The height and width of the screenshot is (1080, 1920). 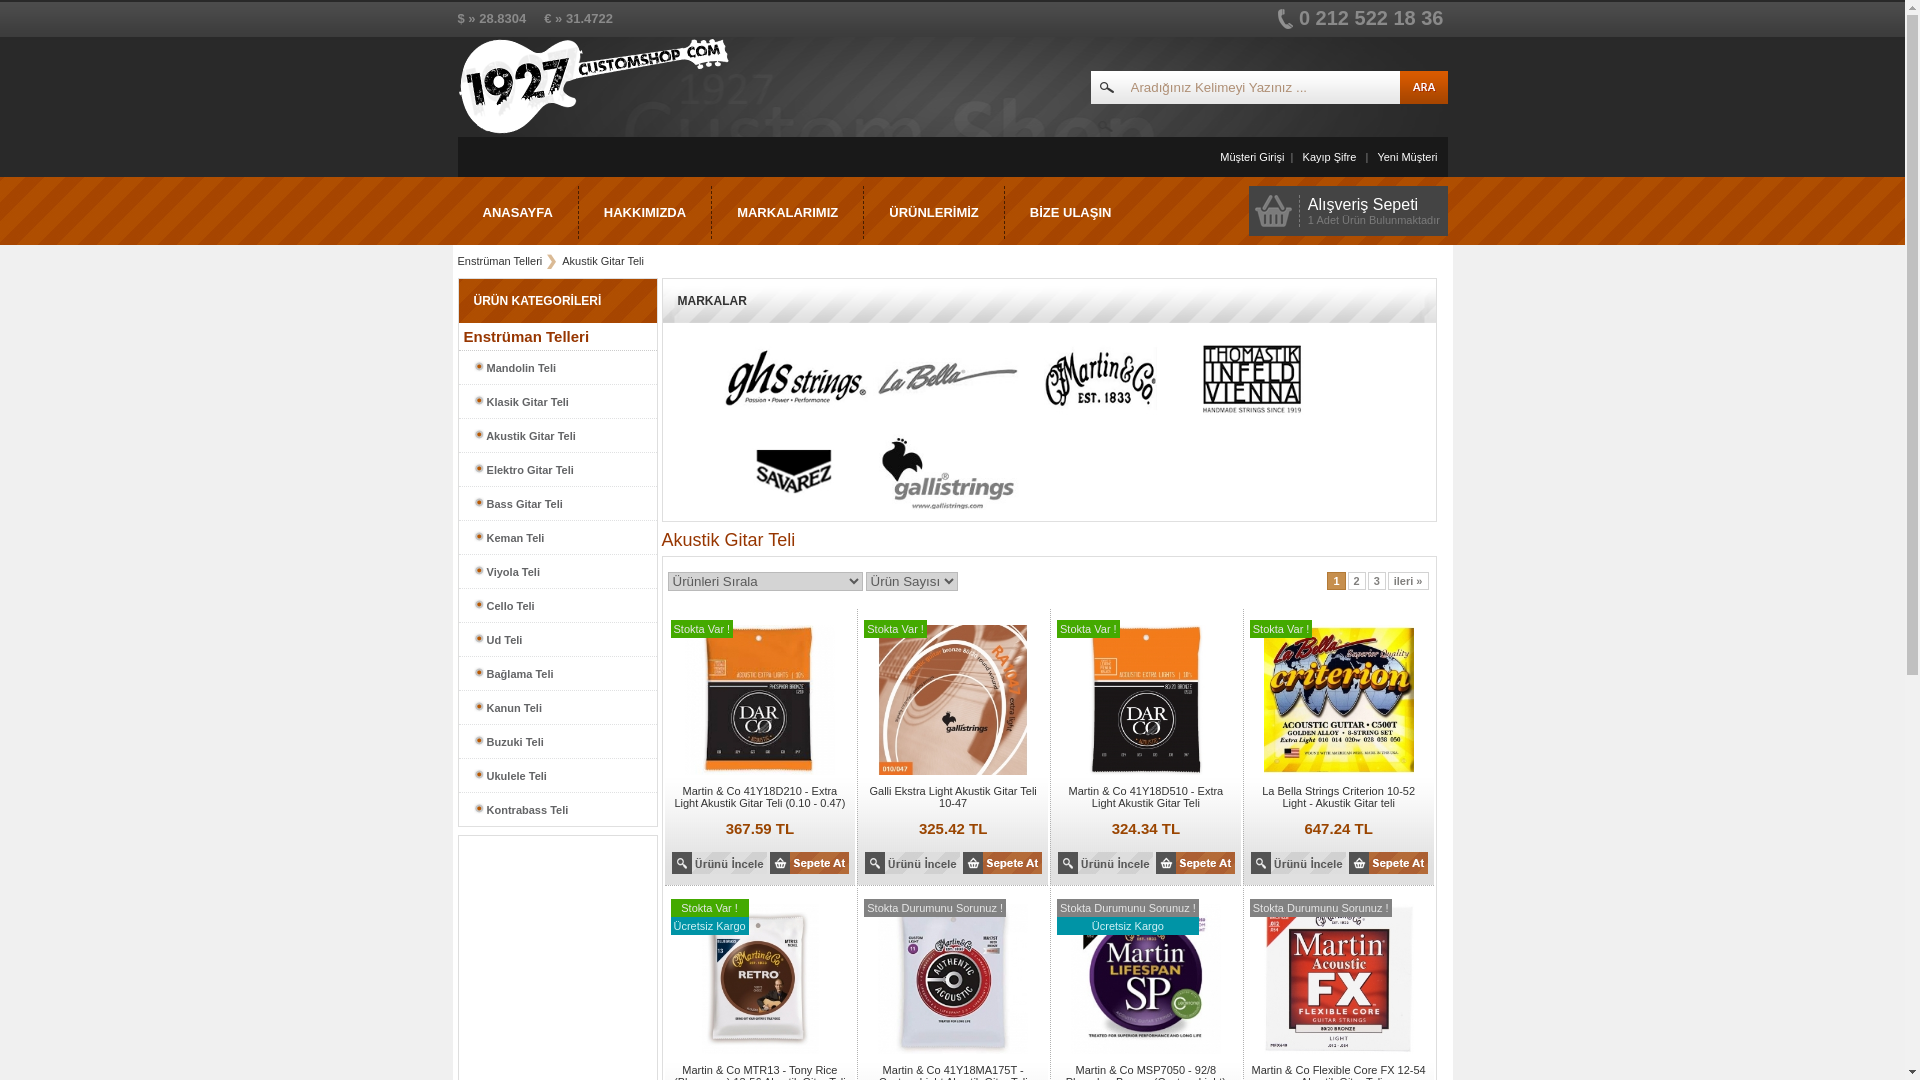 I want to click on 'Mandolin Teli', so click(x=556, y=367).